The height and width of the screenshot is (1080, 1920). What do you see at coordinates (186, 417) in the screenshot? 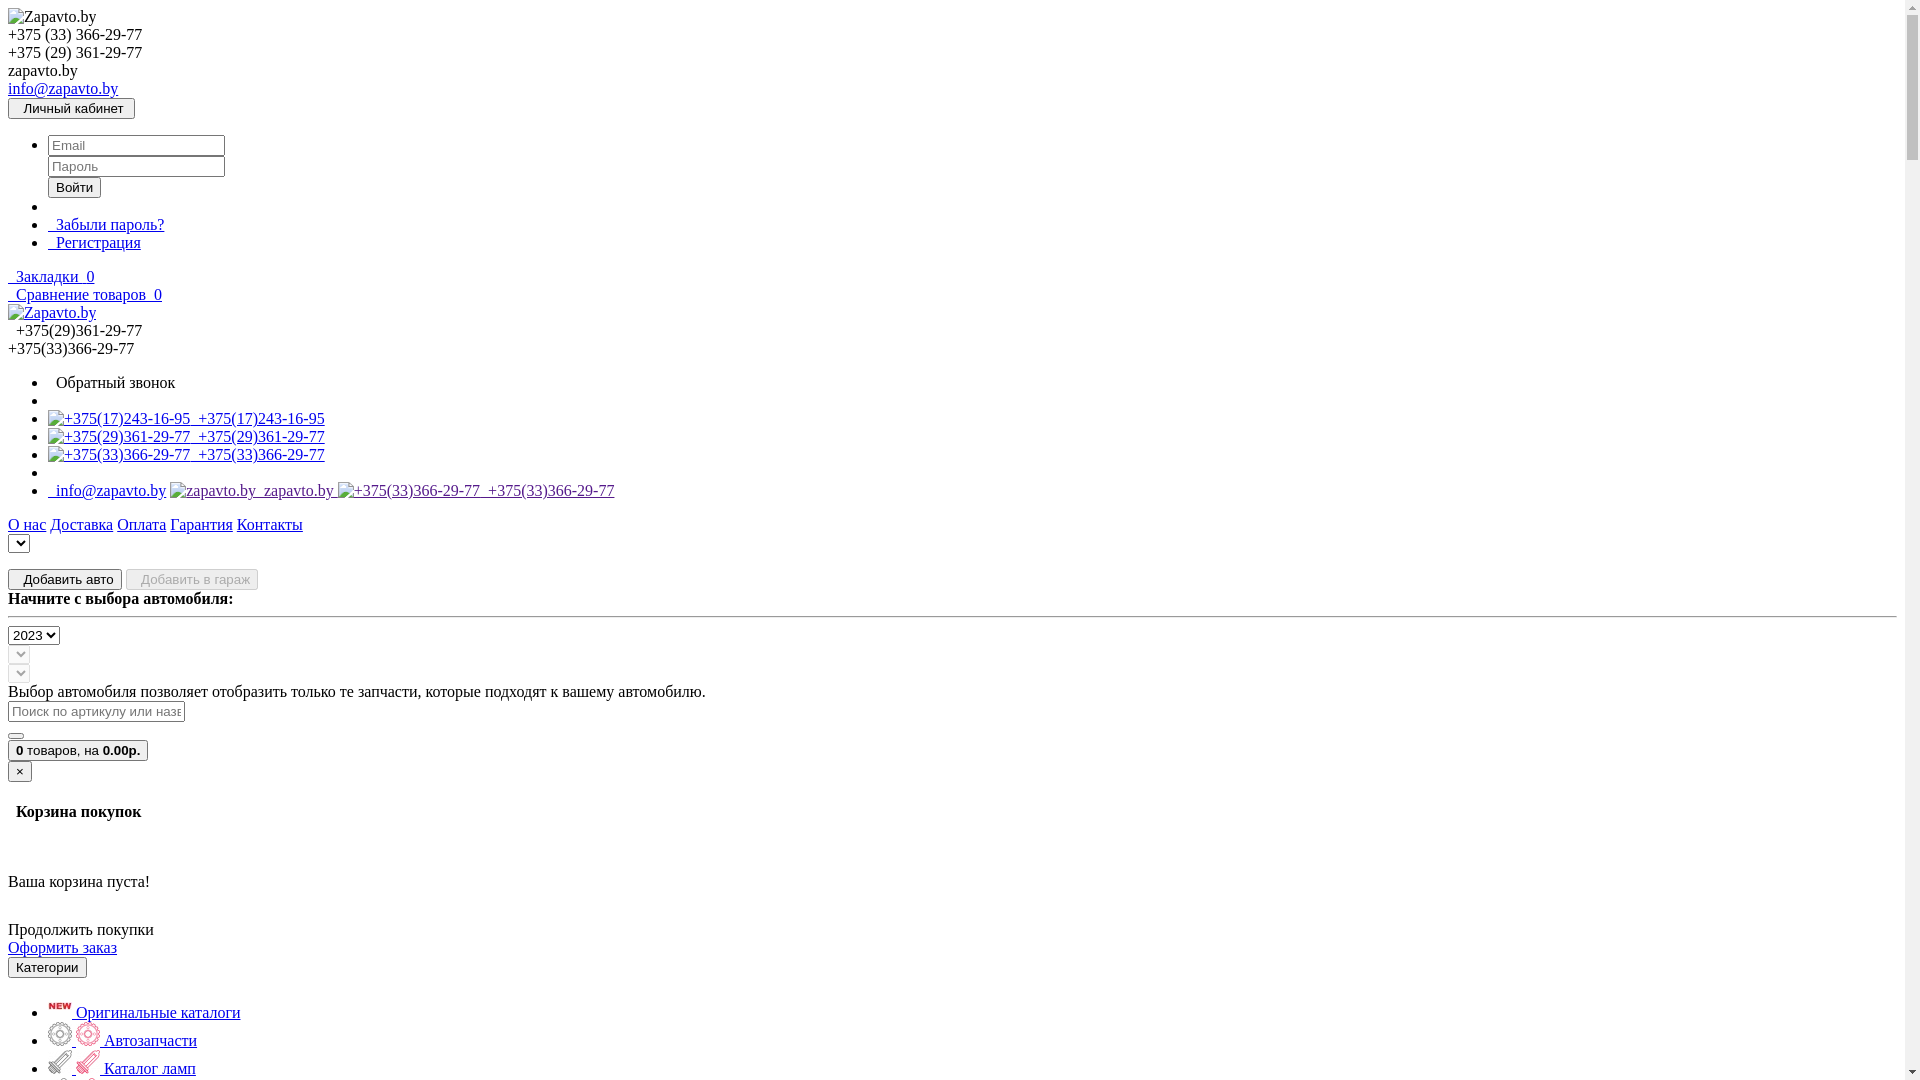
I see `'  +375(17)243-16-95'` at bounding box center [186, 417].